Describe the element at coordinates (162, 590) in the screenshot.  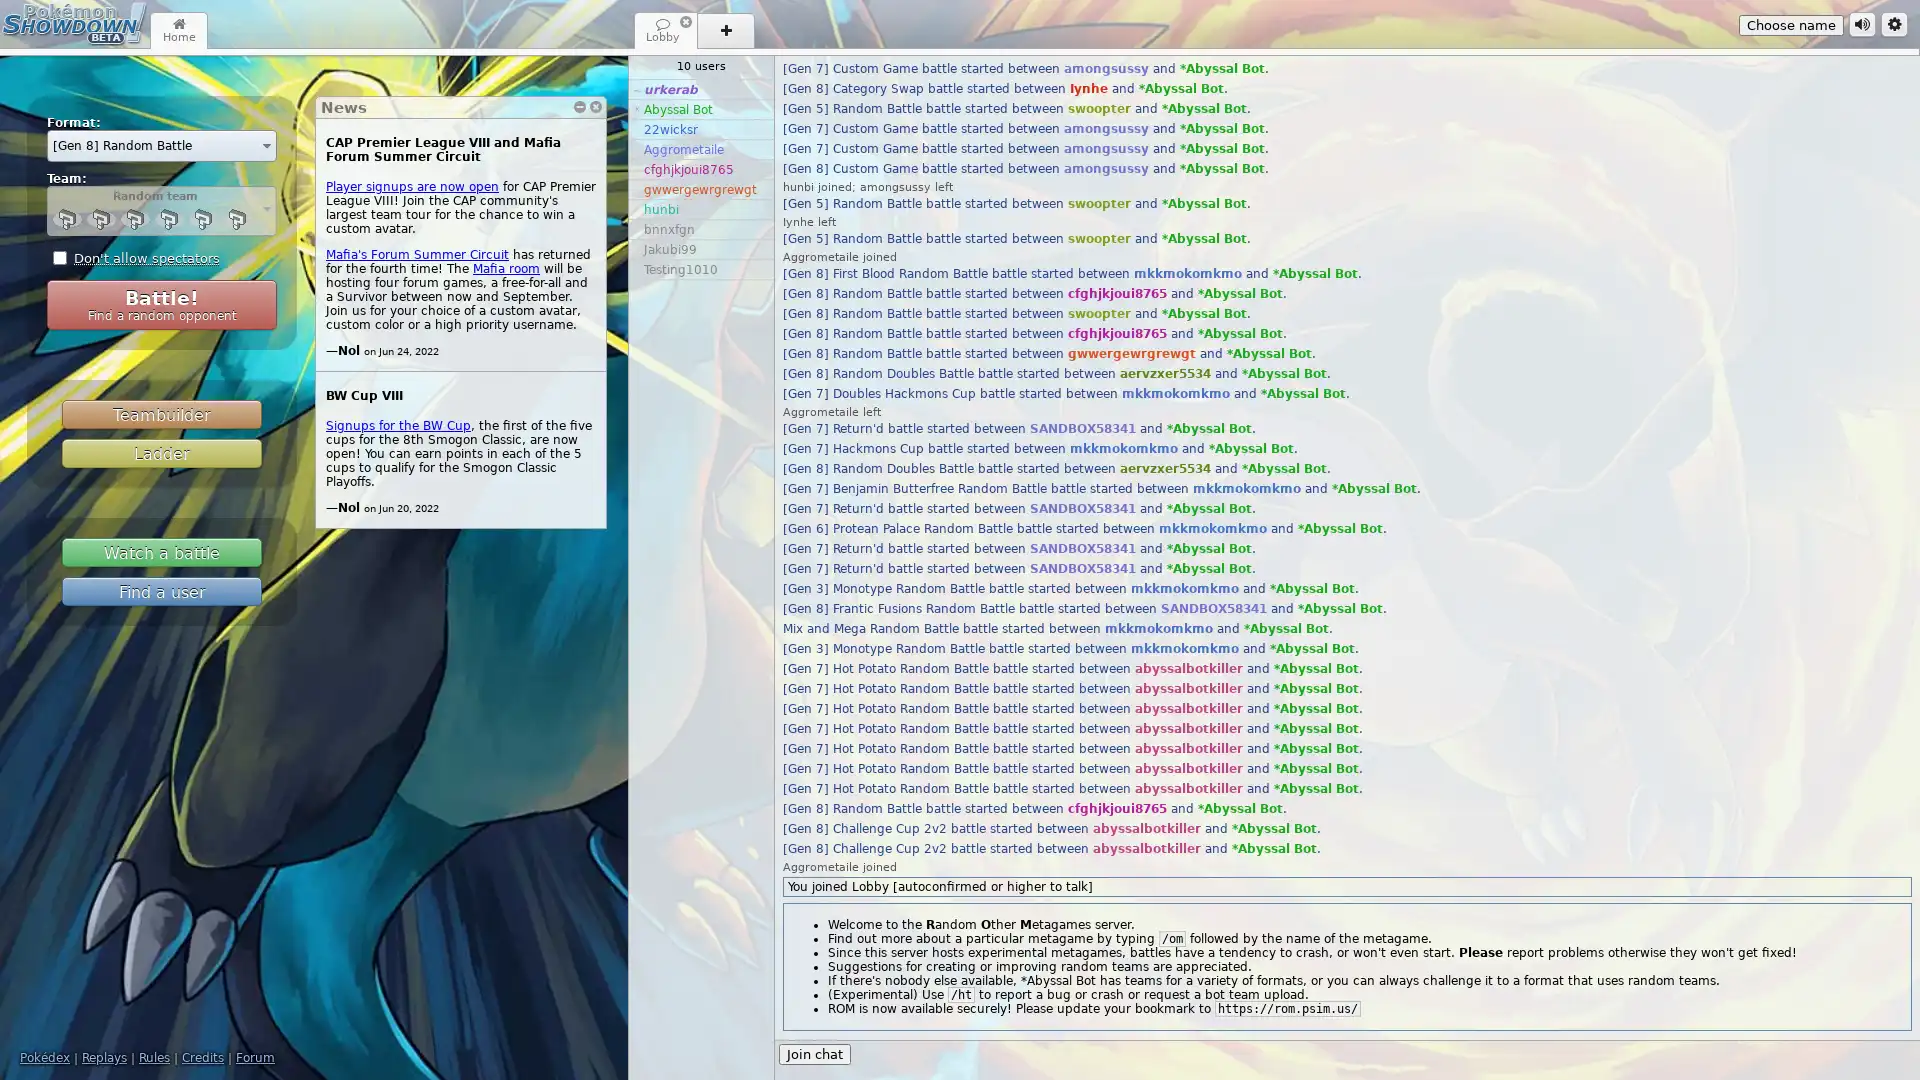
I see `Find a user` at that location.